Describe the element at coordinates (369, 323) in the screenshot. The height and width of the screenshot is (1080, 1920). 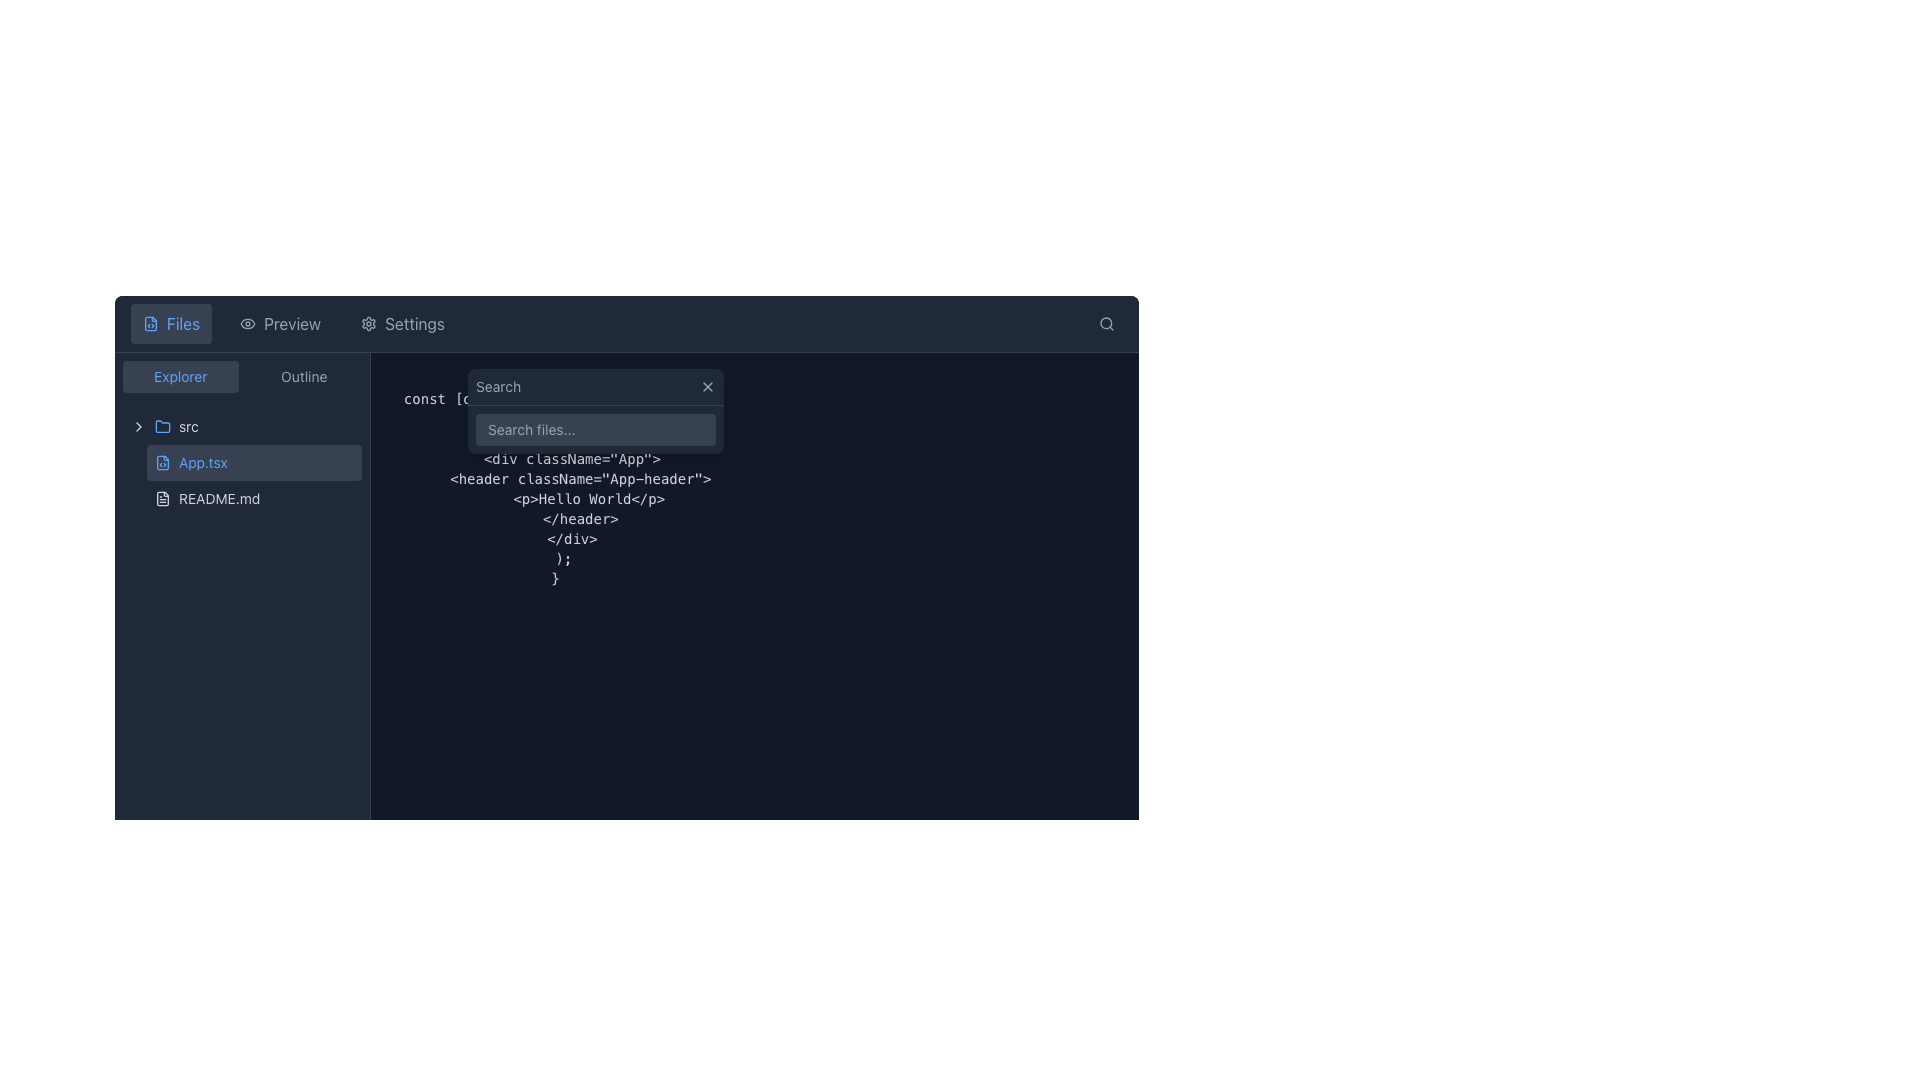
I see `the settings gear icon located` at that location.